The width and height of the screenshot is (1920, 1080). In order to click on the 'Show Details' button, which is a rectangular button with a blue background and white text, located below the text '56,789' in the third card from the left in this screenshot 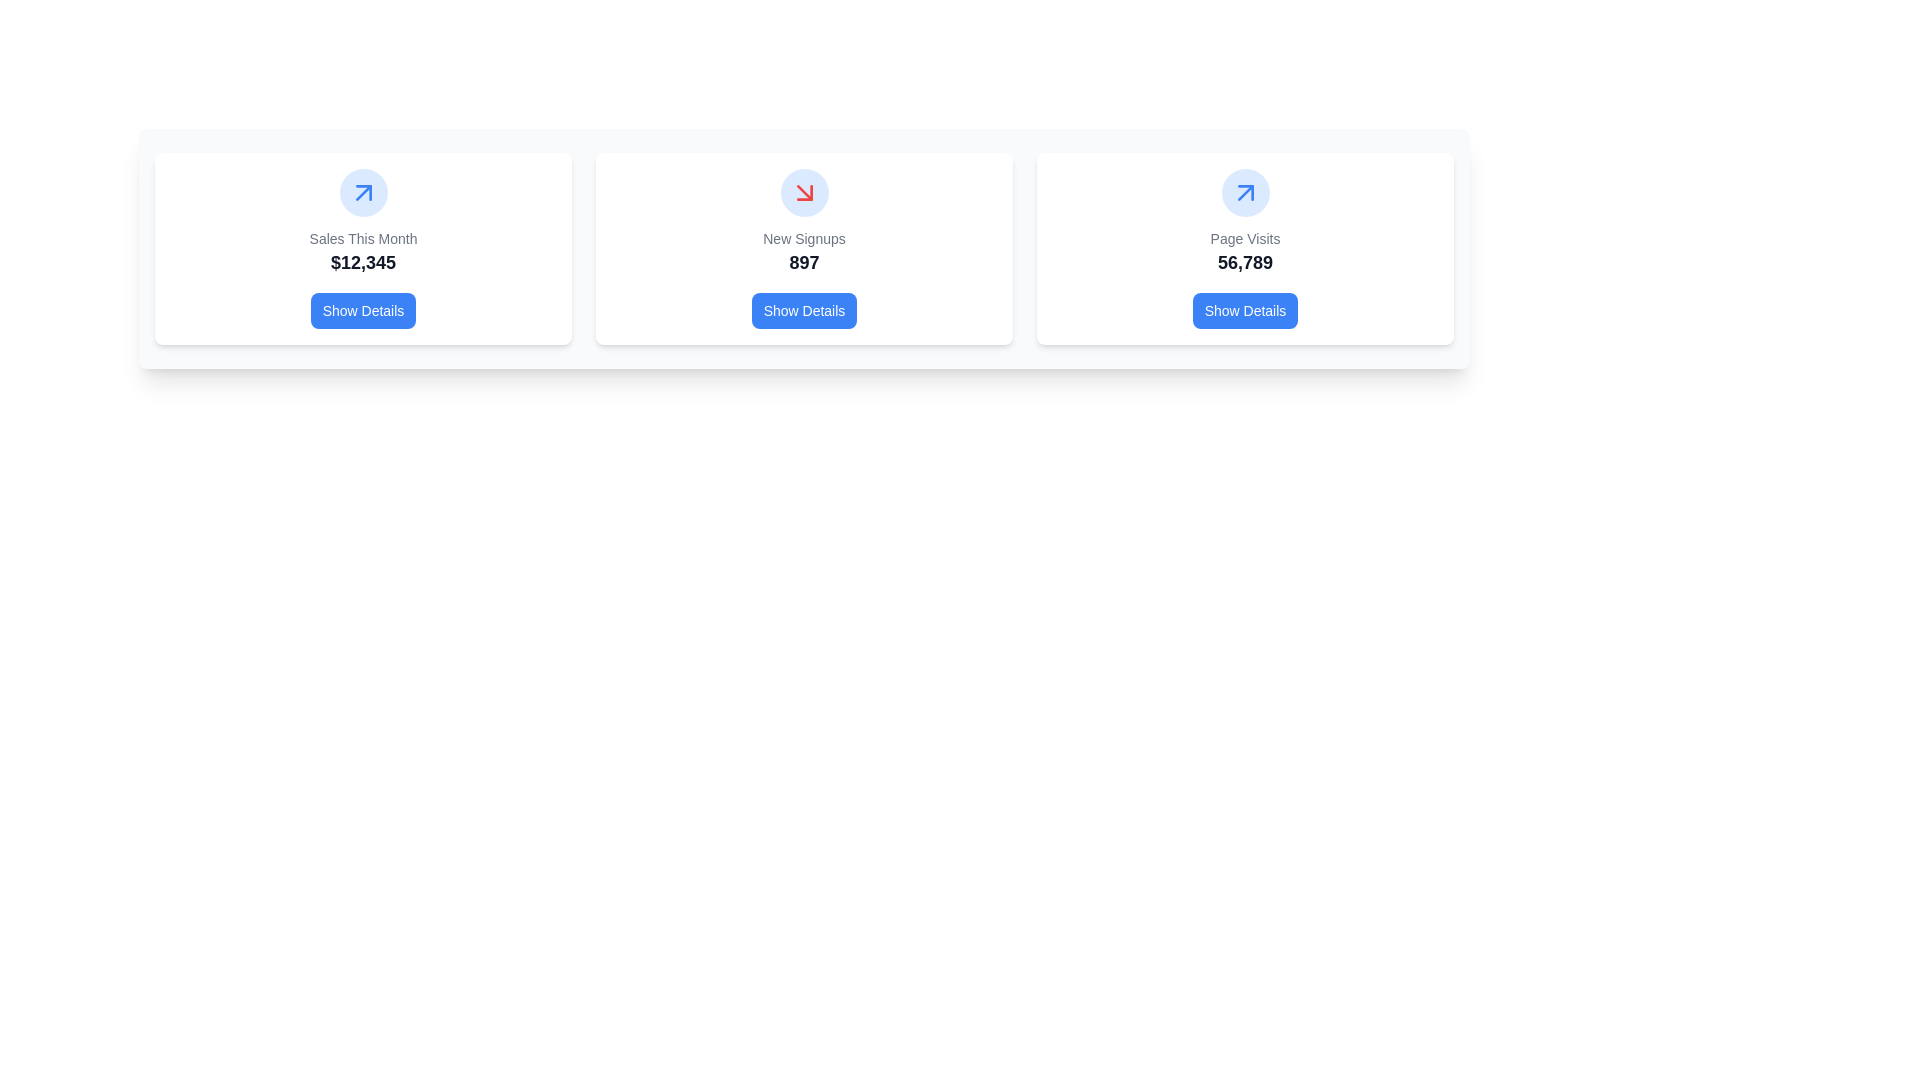, I will do `click(1244, 311)`.